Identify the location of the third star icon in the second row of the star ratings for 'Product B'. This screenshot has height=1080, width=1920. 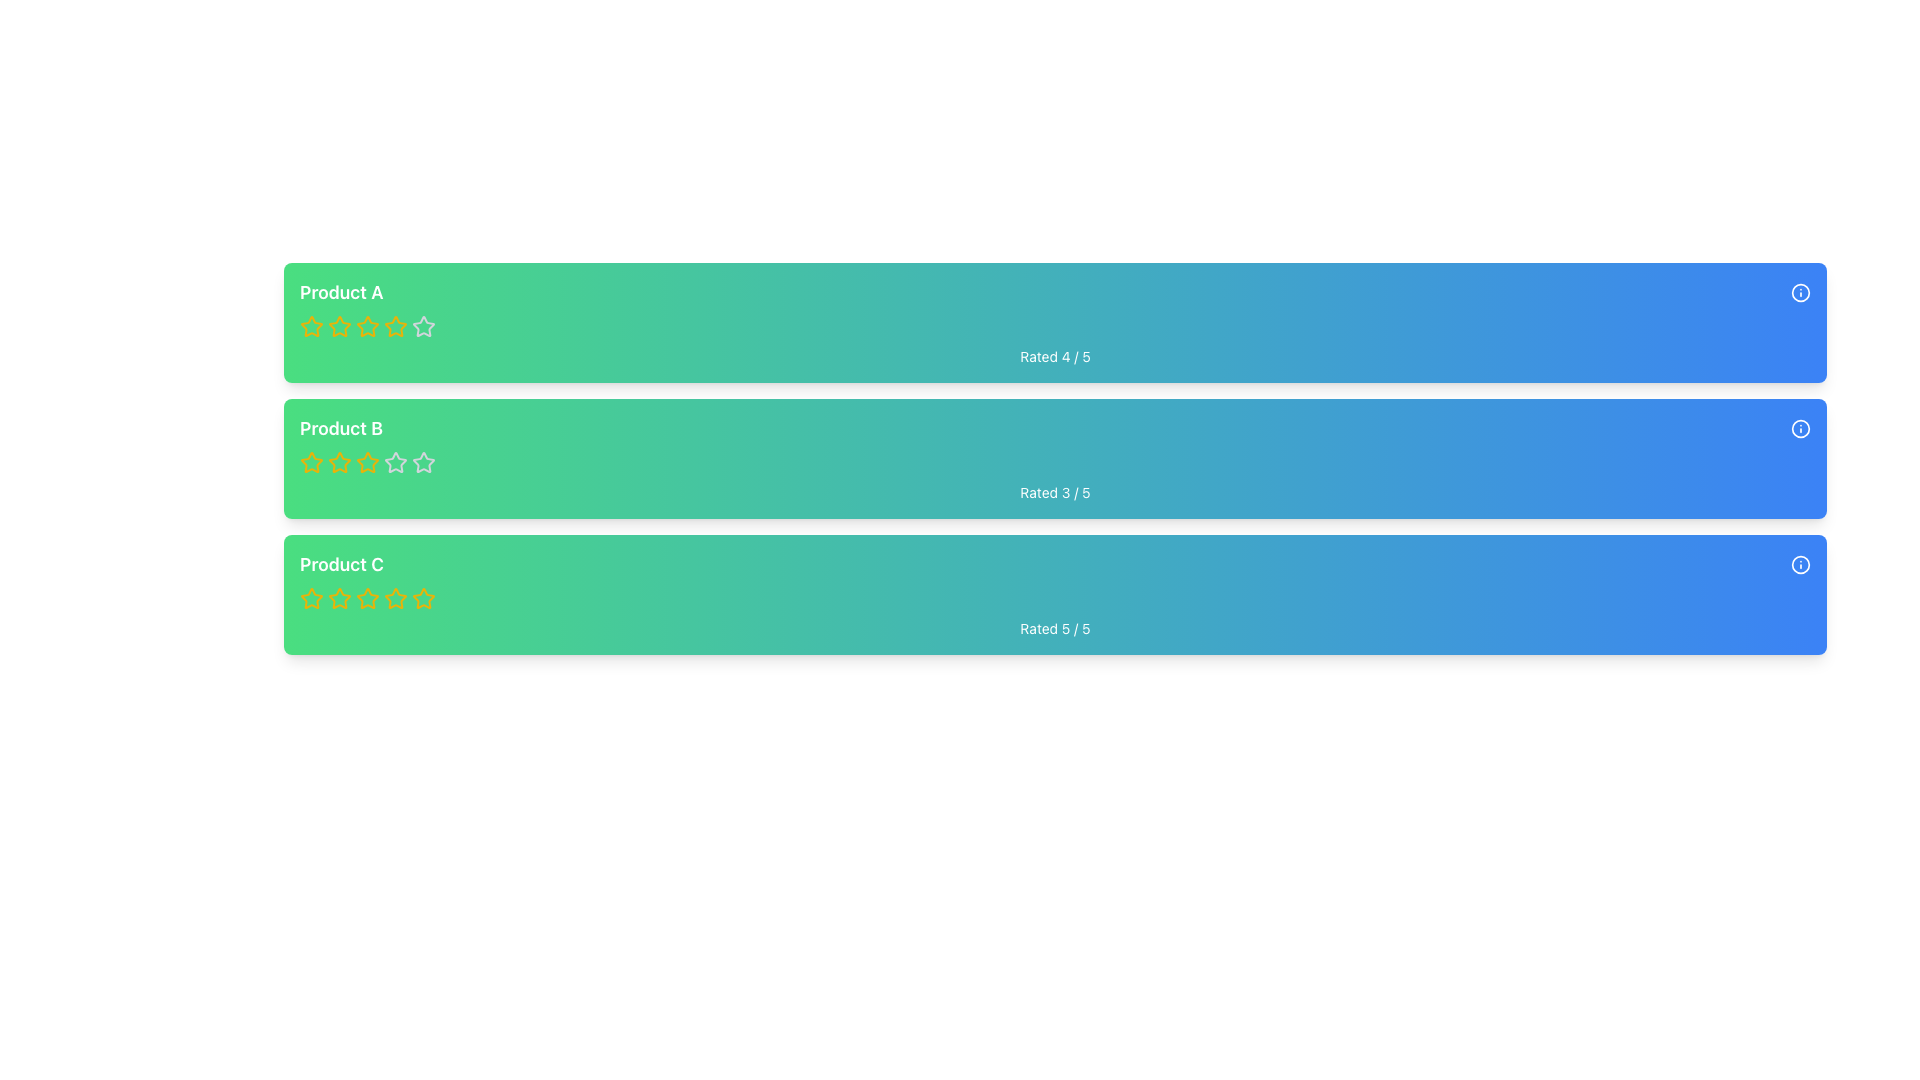
(422, 462).